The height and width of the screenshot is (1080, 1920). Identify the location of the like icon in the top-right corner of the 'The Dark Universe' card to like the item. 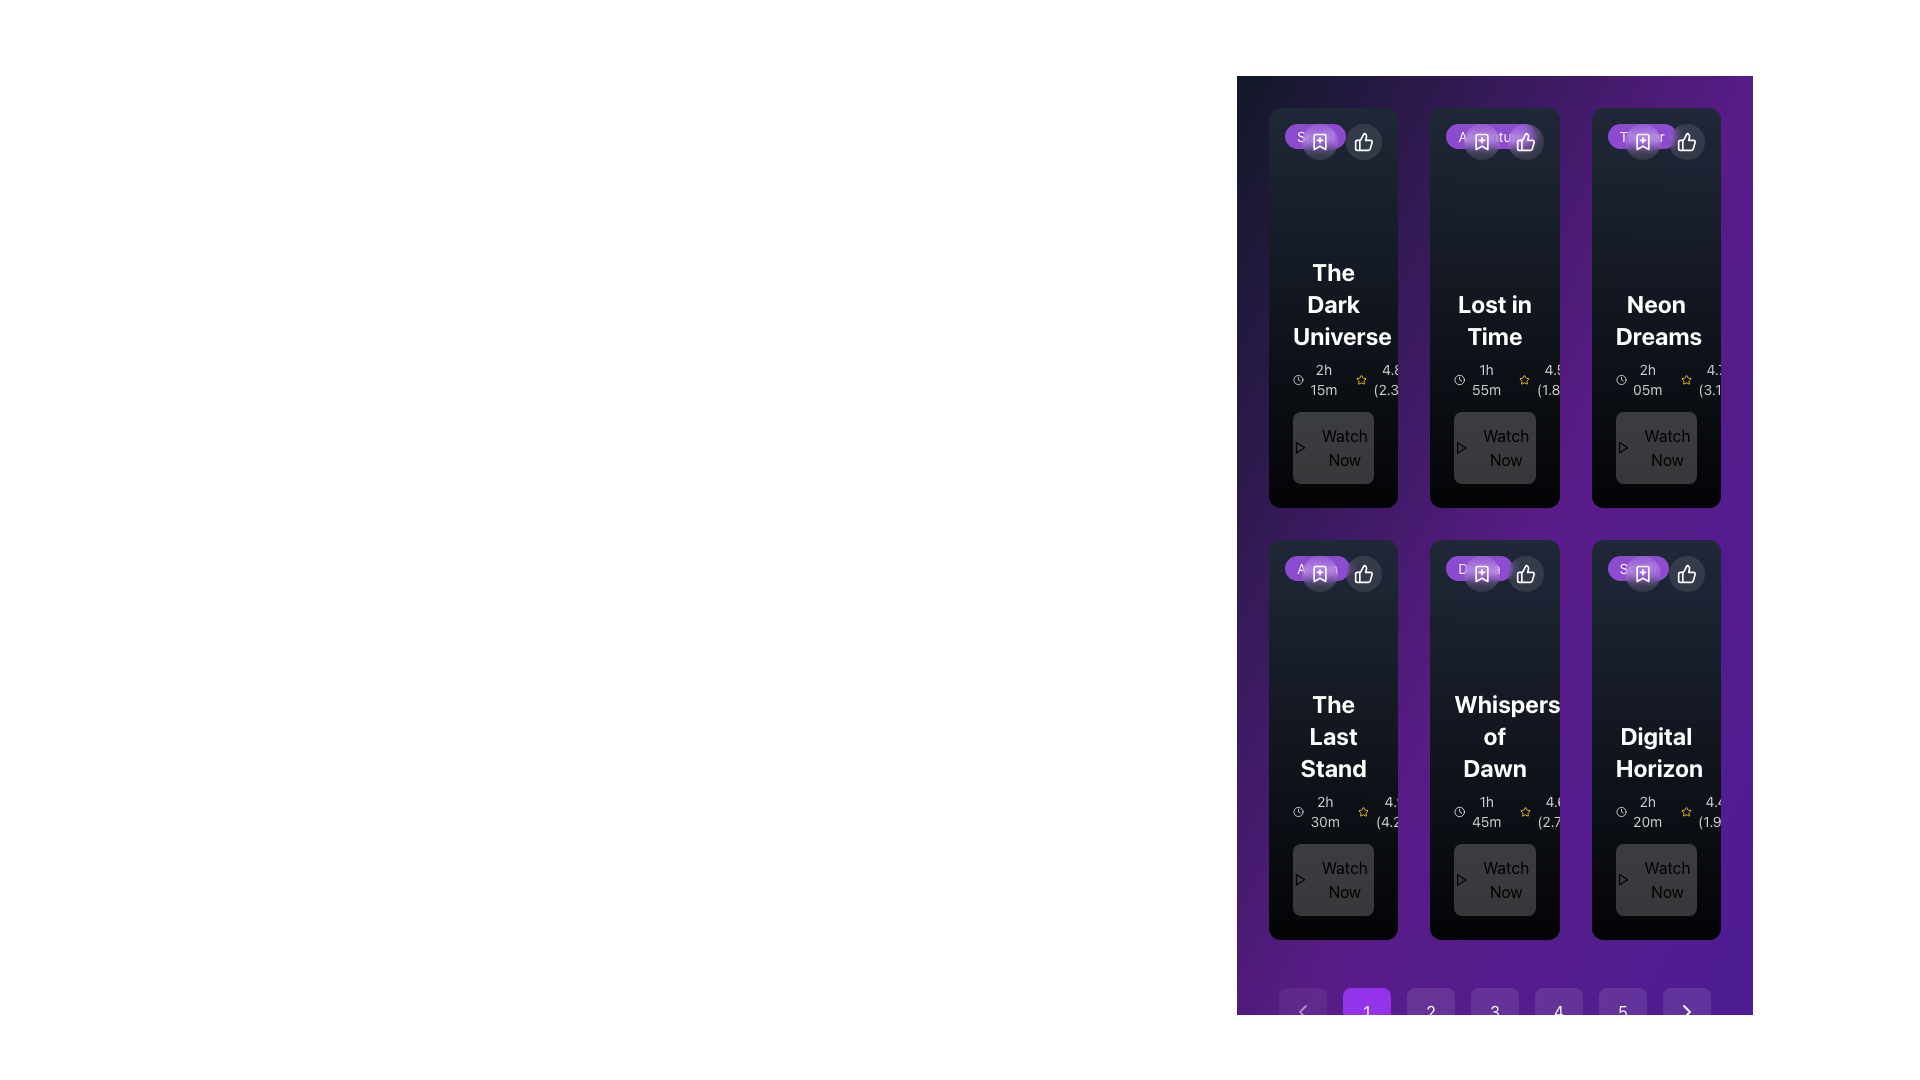
(1342, 141).